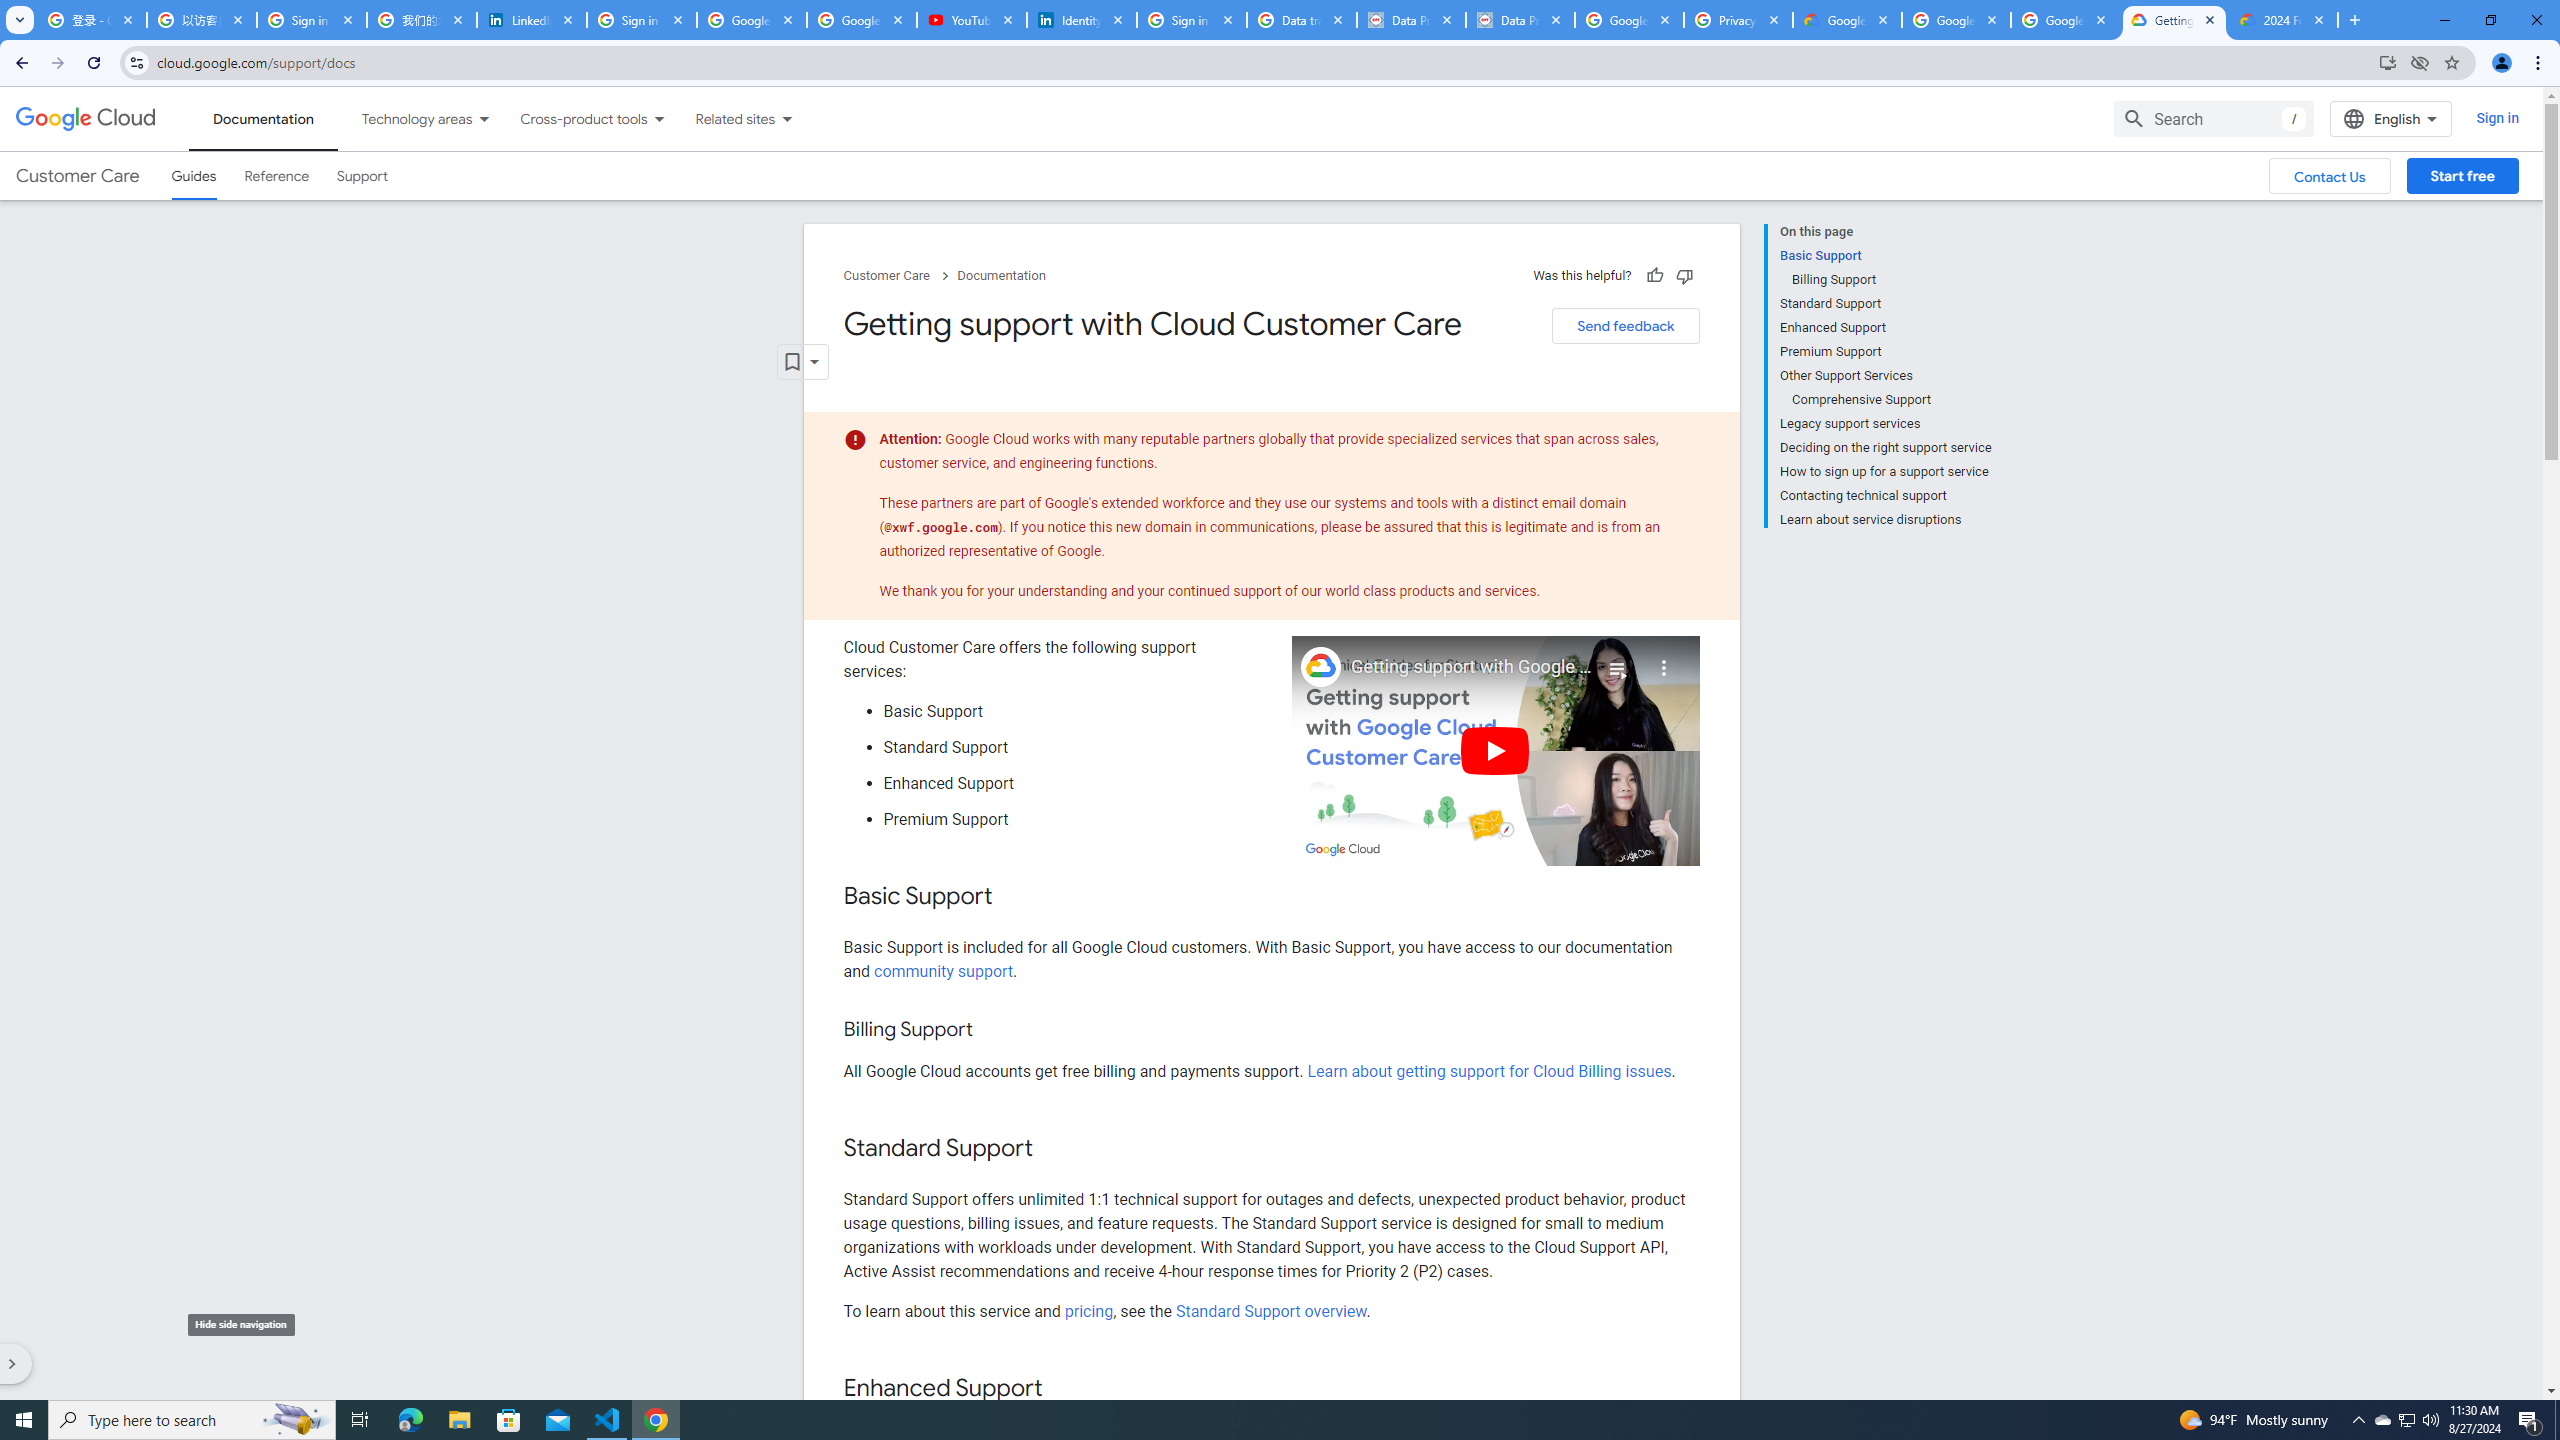  Describe the element at coordinates (1884, 447) in the screenshot. I see `'Deciding on the right support service'` at that location.